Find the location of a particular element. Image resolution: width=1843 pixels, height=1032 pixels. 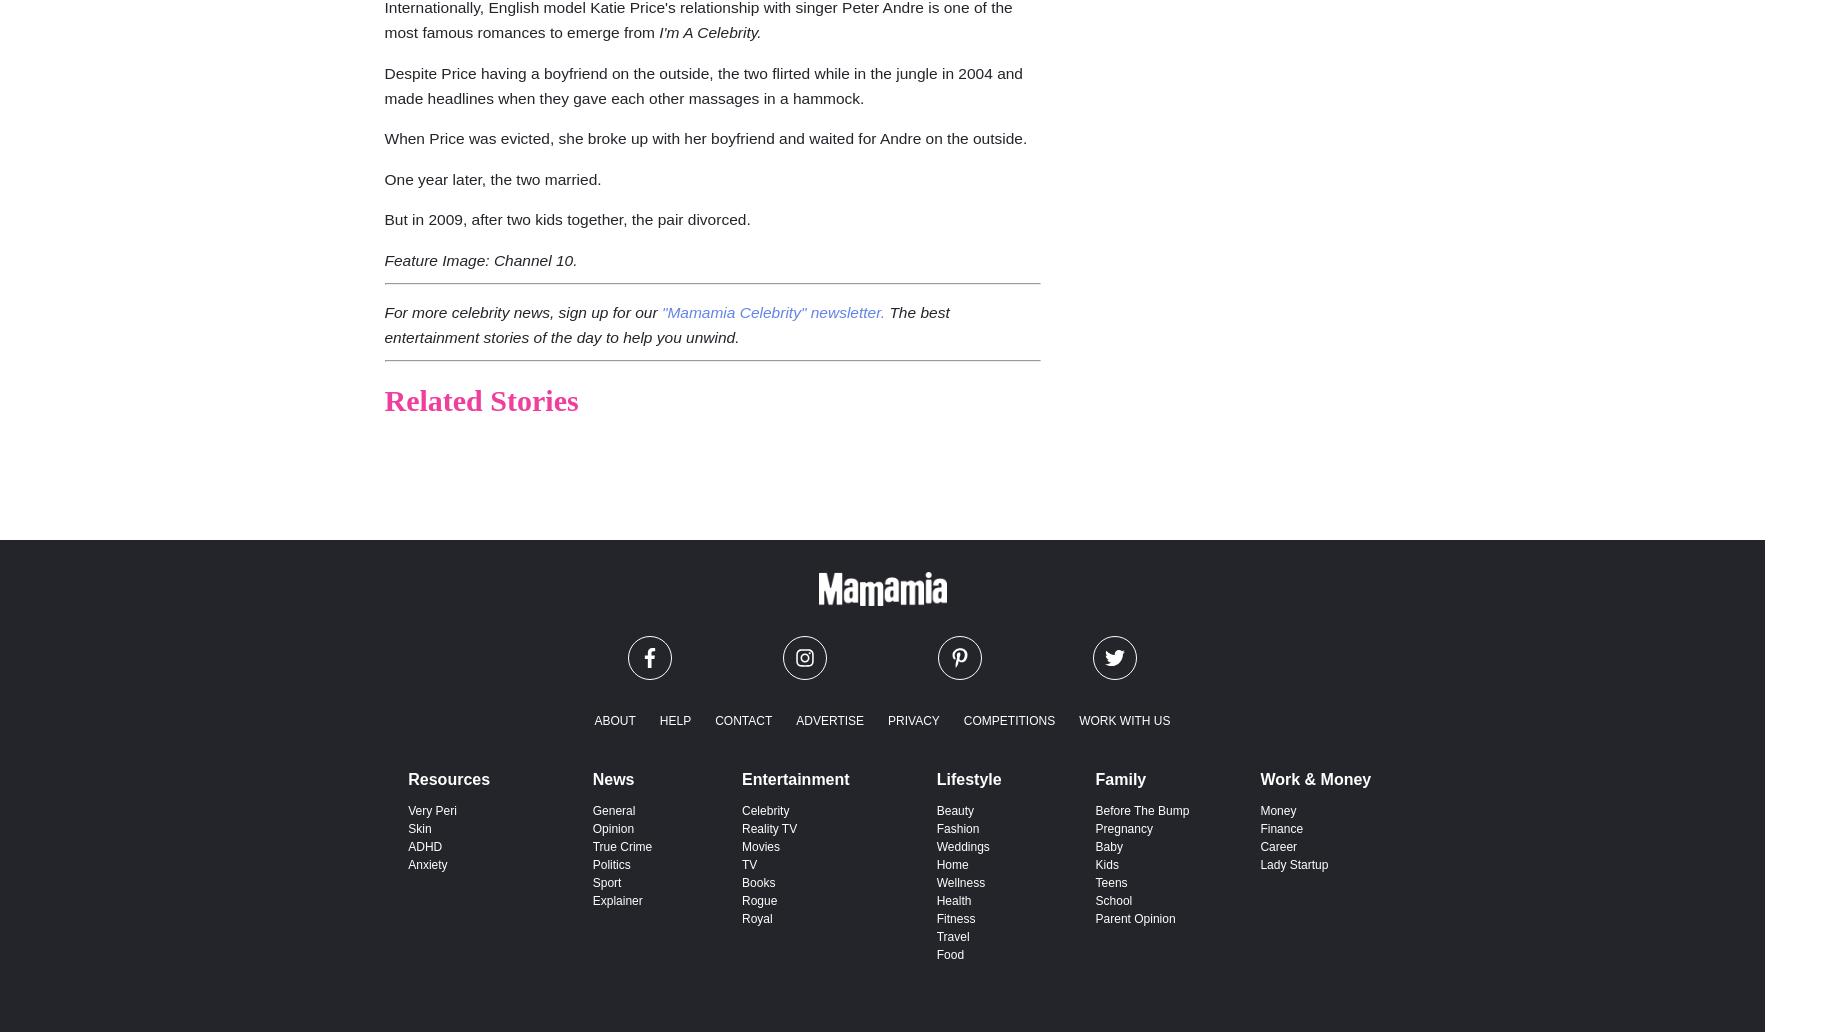

'But in 2009, after two kids together, the pair divorced.' is located at coordinates (384, 218).